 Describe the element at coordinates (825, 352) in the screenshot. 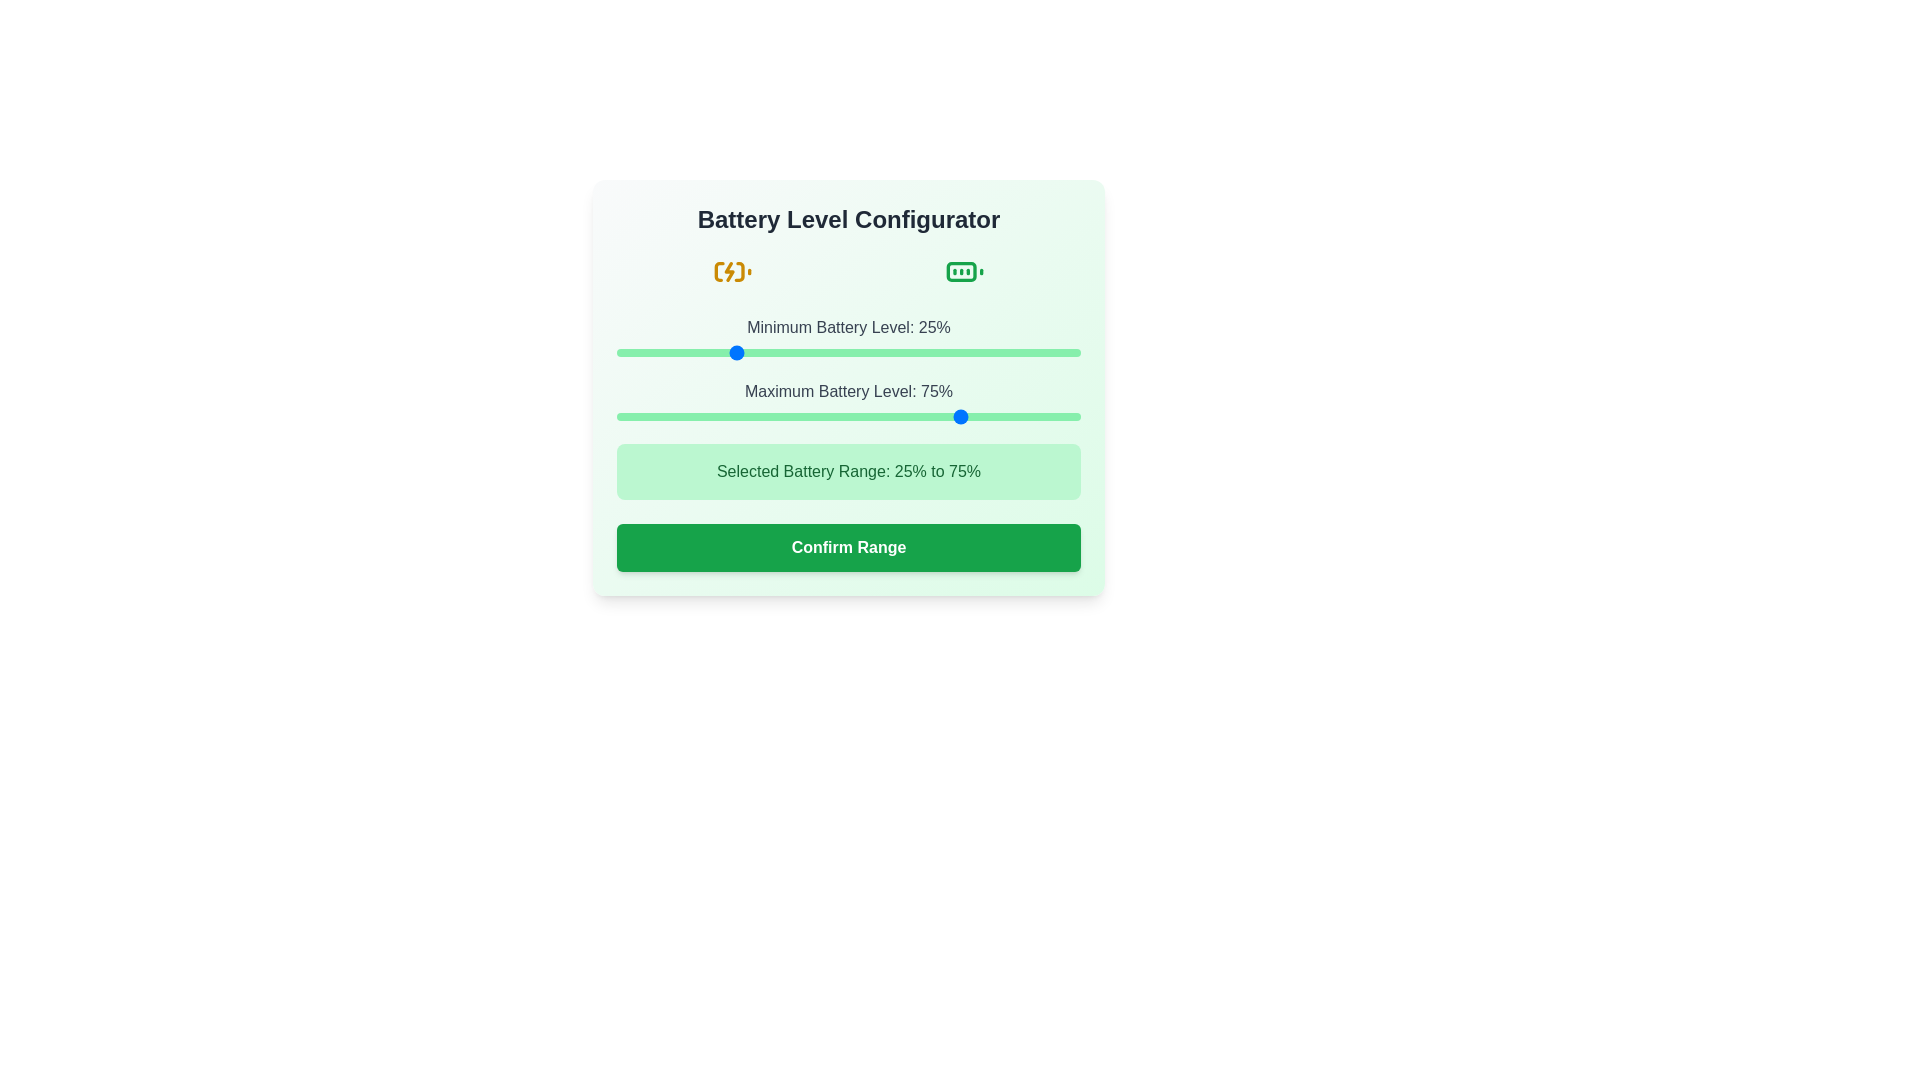

I see `the minimum battery level` at that location.